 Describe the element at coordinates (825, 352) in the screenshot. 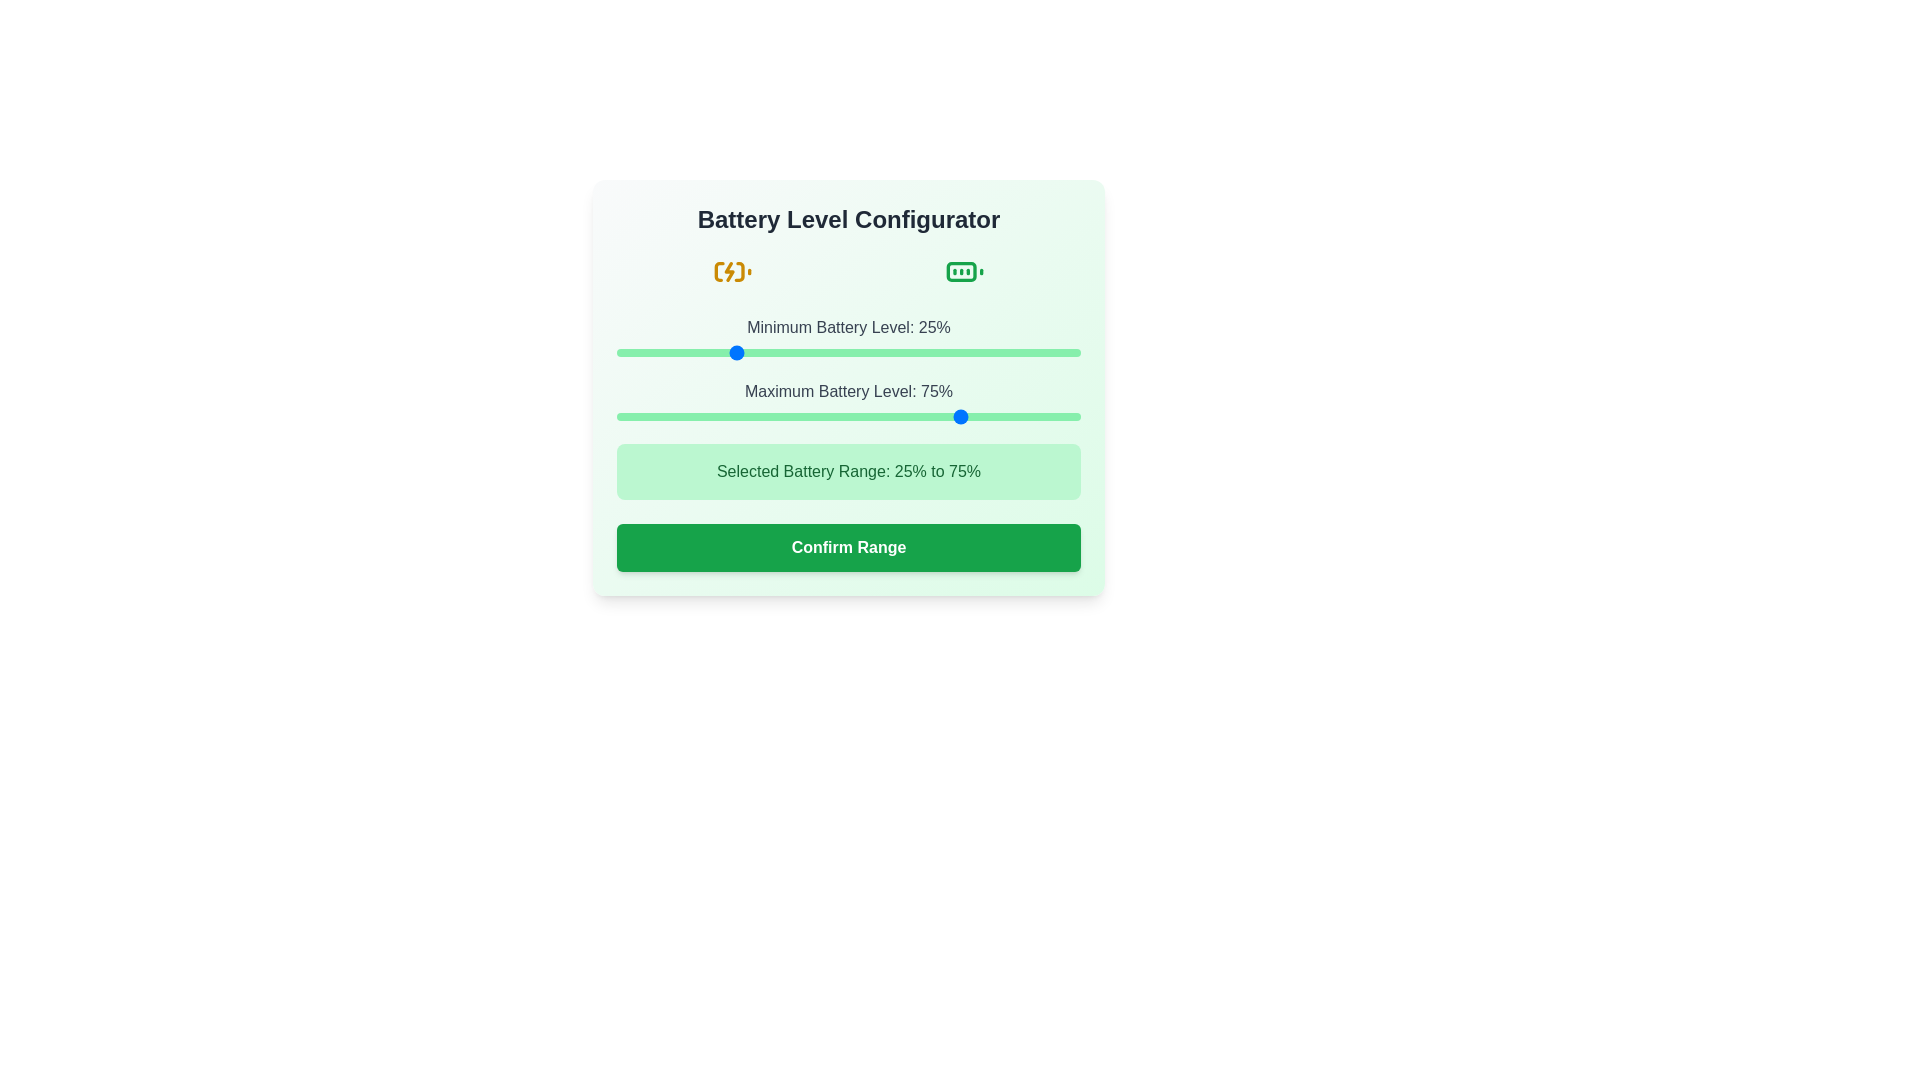

I see `the minimum battery level` at that location.